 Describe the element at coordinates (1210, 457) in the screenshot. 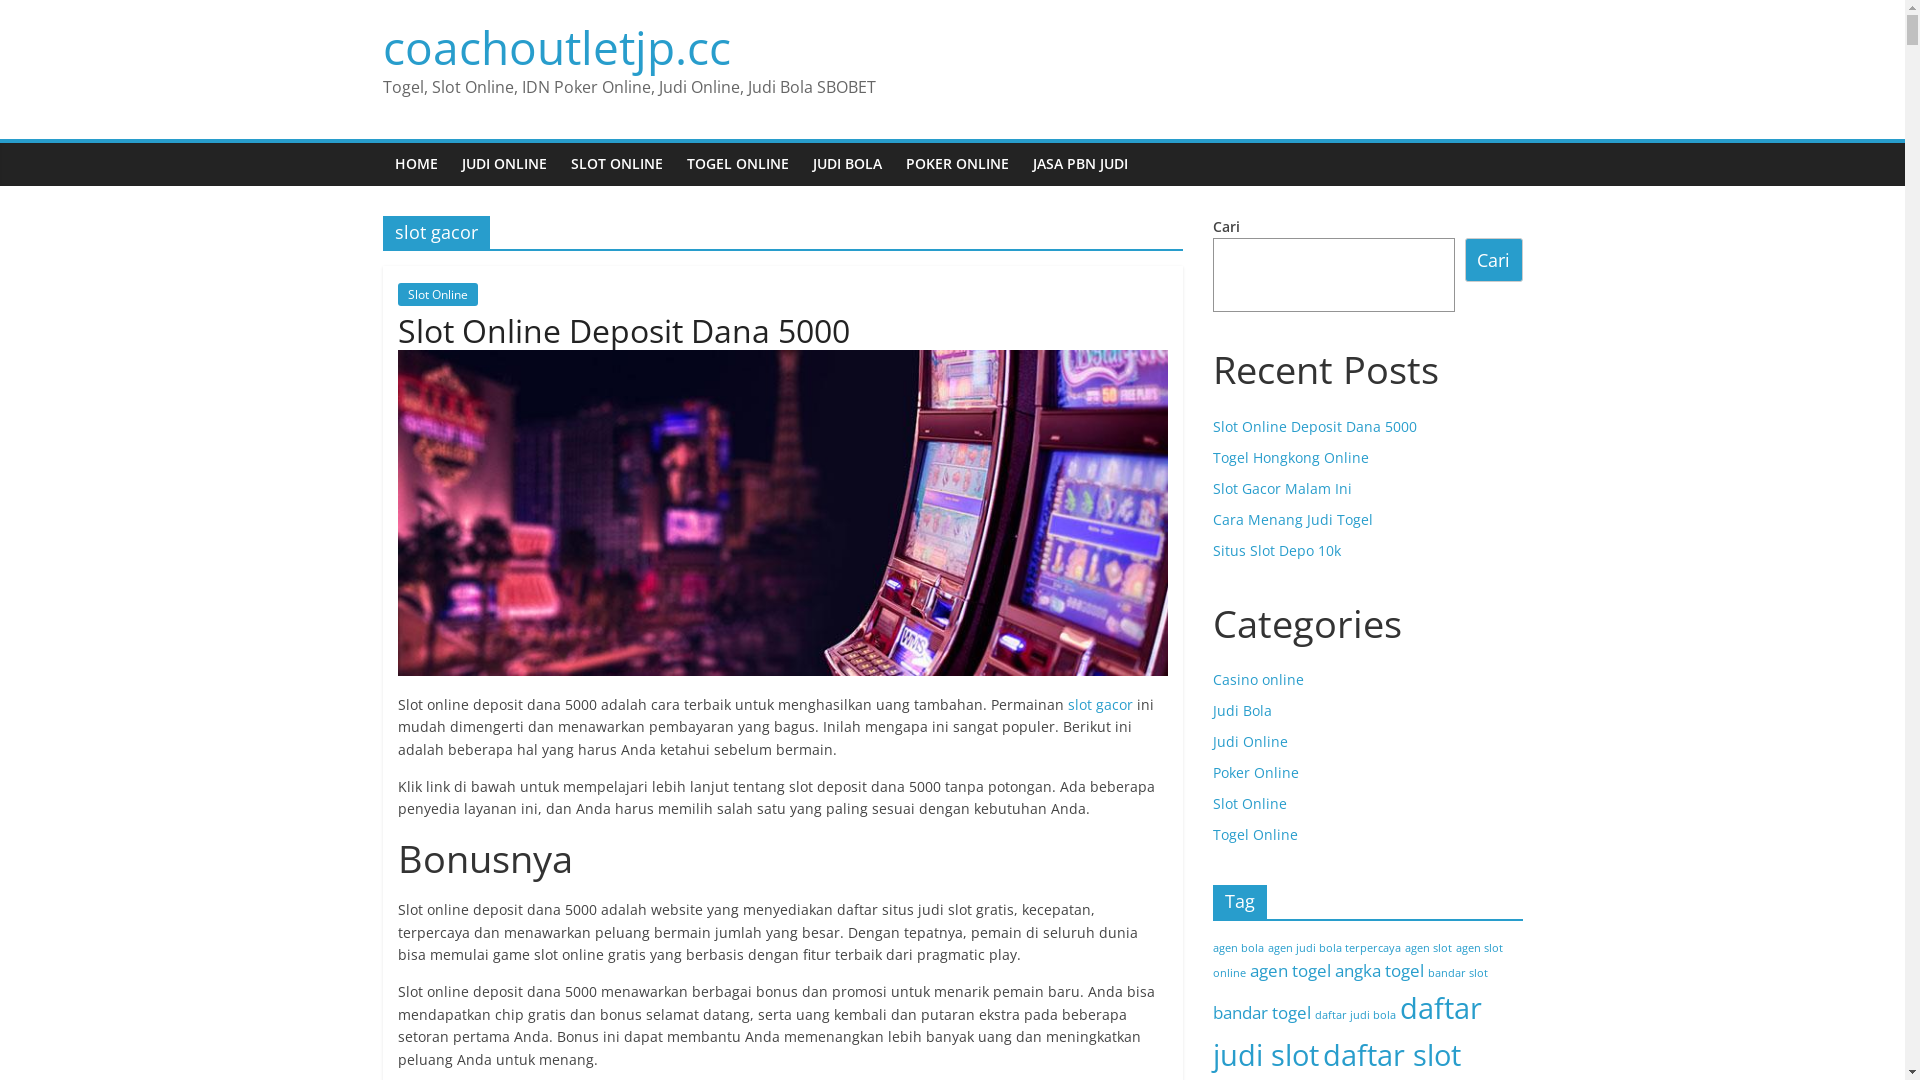

I see `'Togel Hongkong Online'` at that location.